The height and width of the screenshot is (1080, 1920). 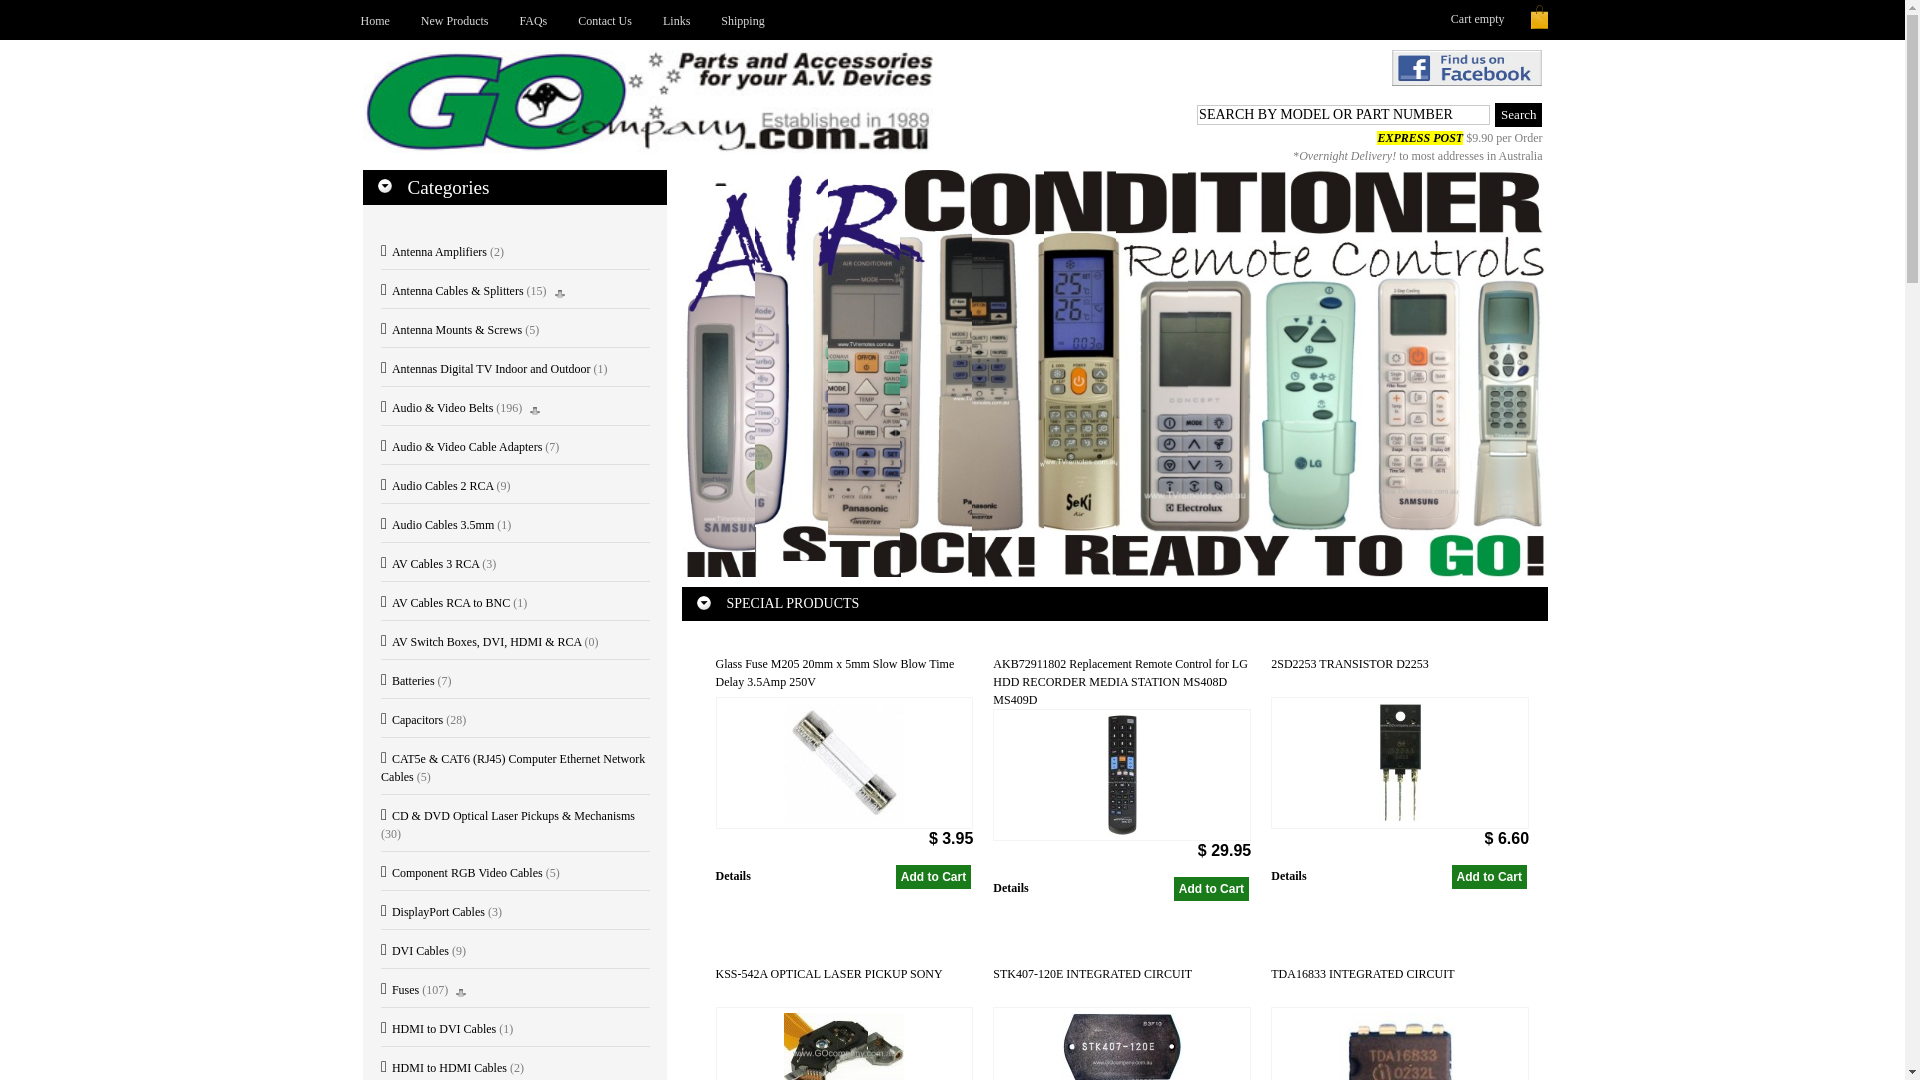 What do you see at coordinates (460, 871) in the screenshot?
I see `'Component RGB Video Cables'` at bounding box center [460, 871].